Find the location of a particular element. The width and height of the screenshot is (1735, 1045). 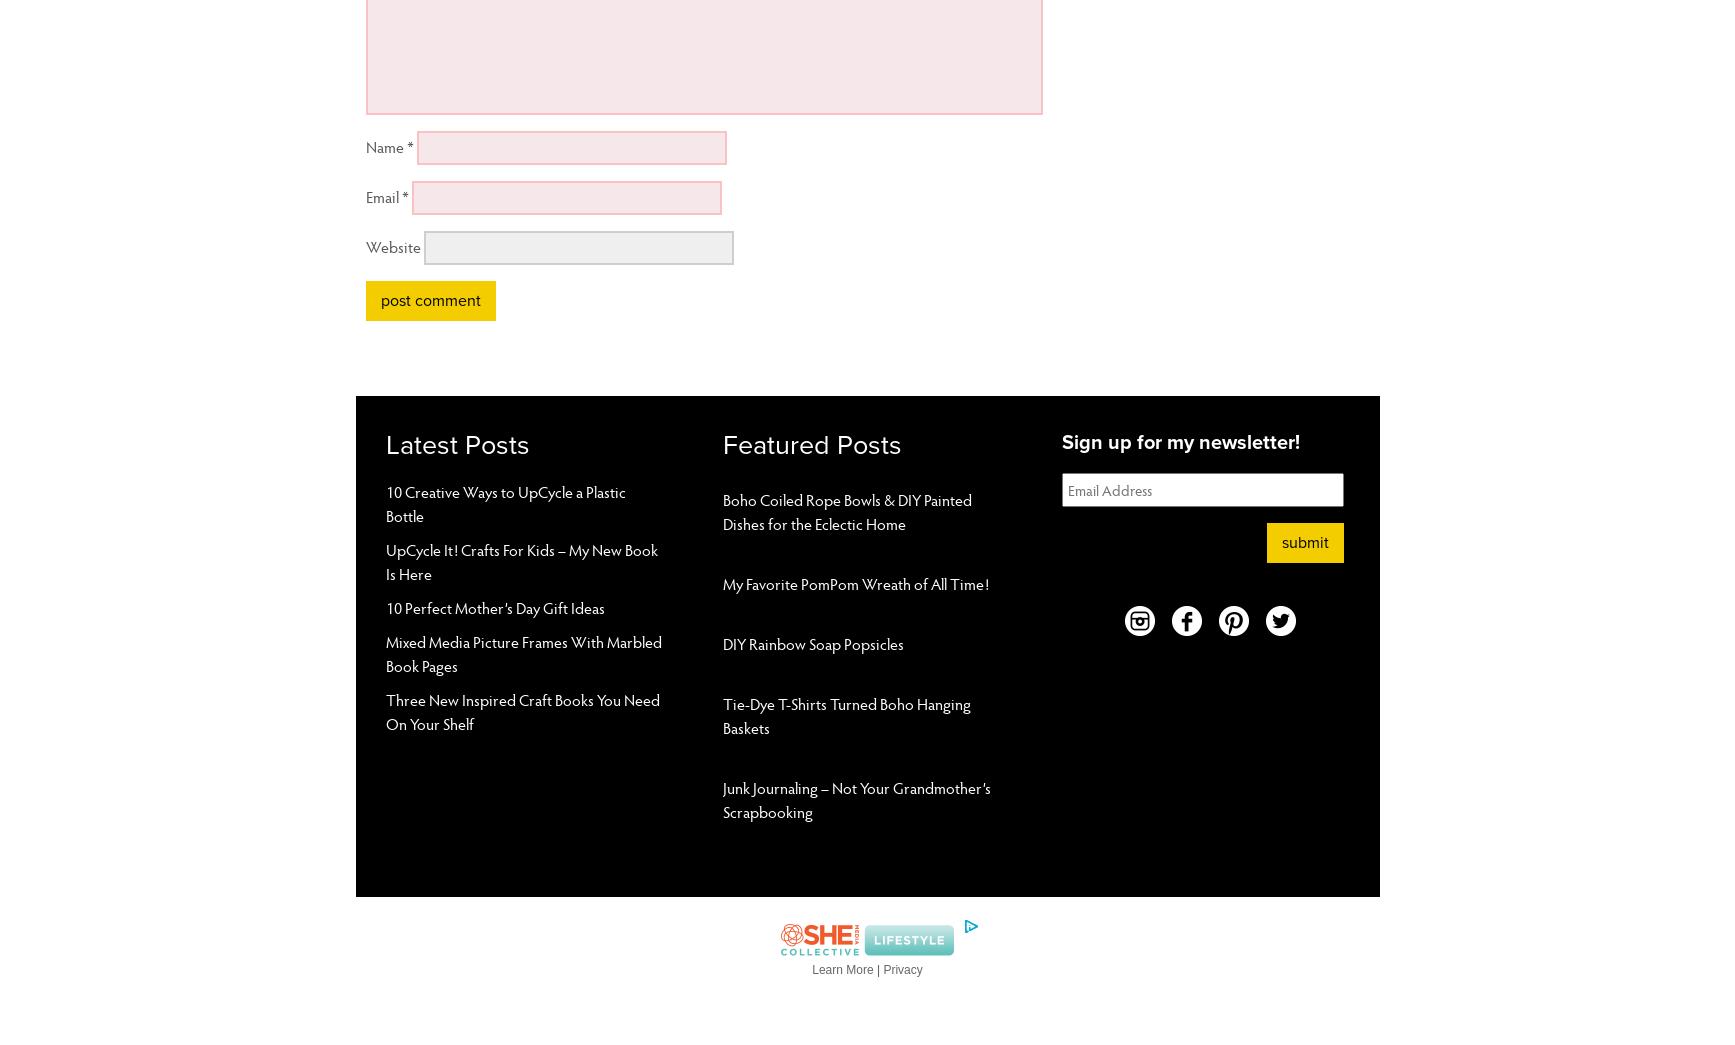

'Boho Coiled Rope Bowls & DIY Painted Dishes for the Eclectic Home' is located at coordinates (847, 509).